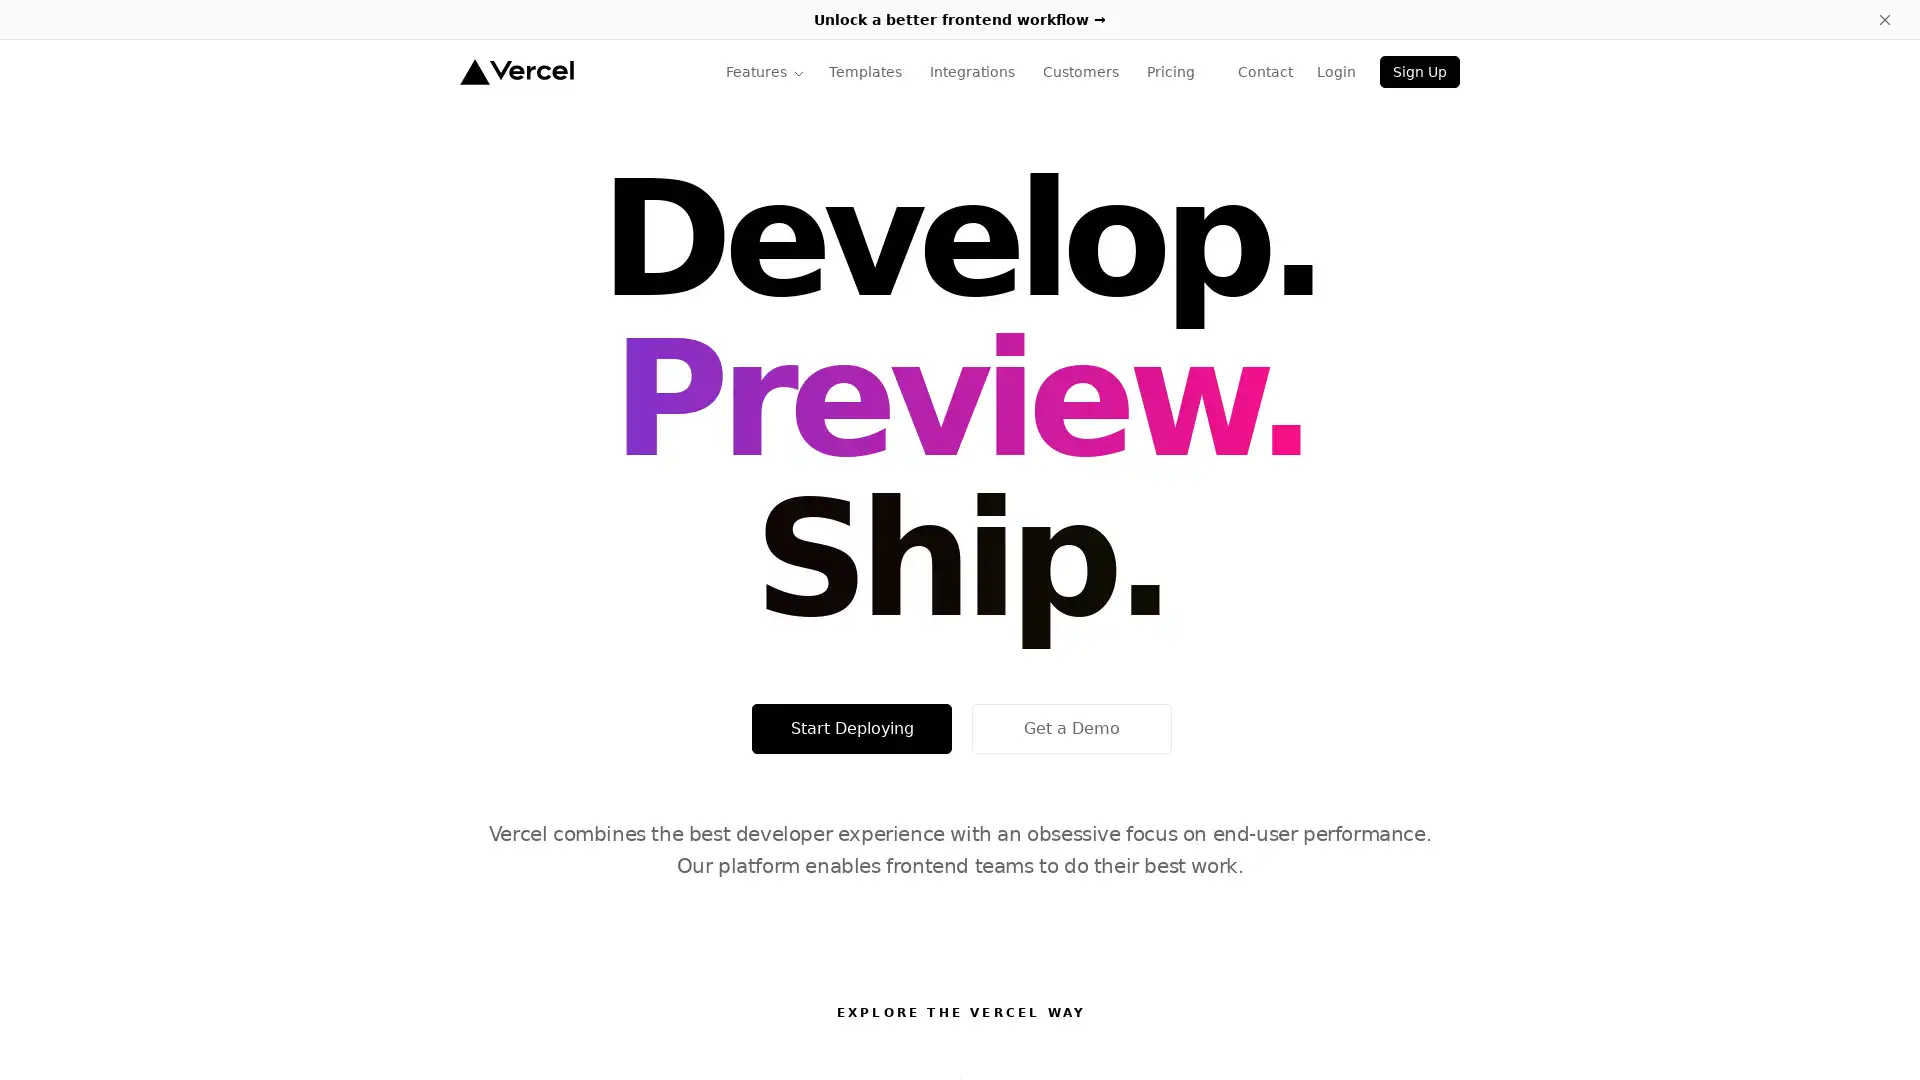  Describe the element at coordinates (764, 71) in the screenshot. I see `Features` at that location.